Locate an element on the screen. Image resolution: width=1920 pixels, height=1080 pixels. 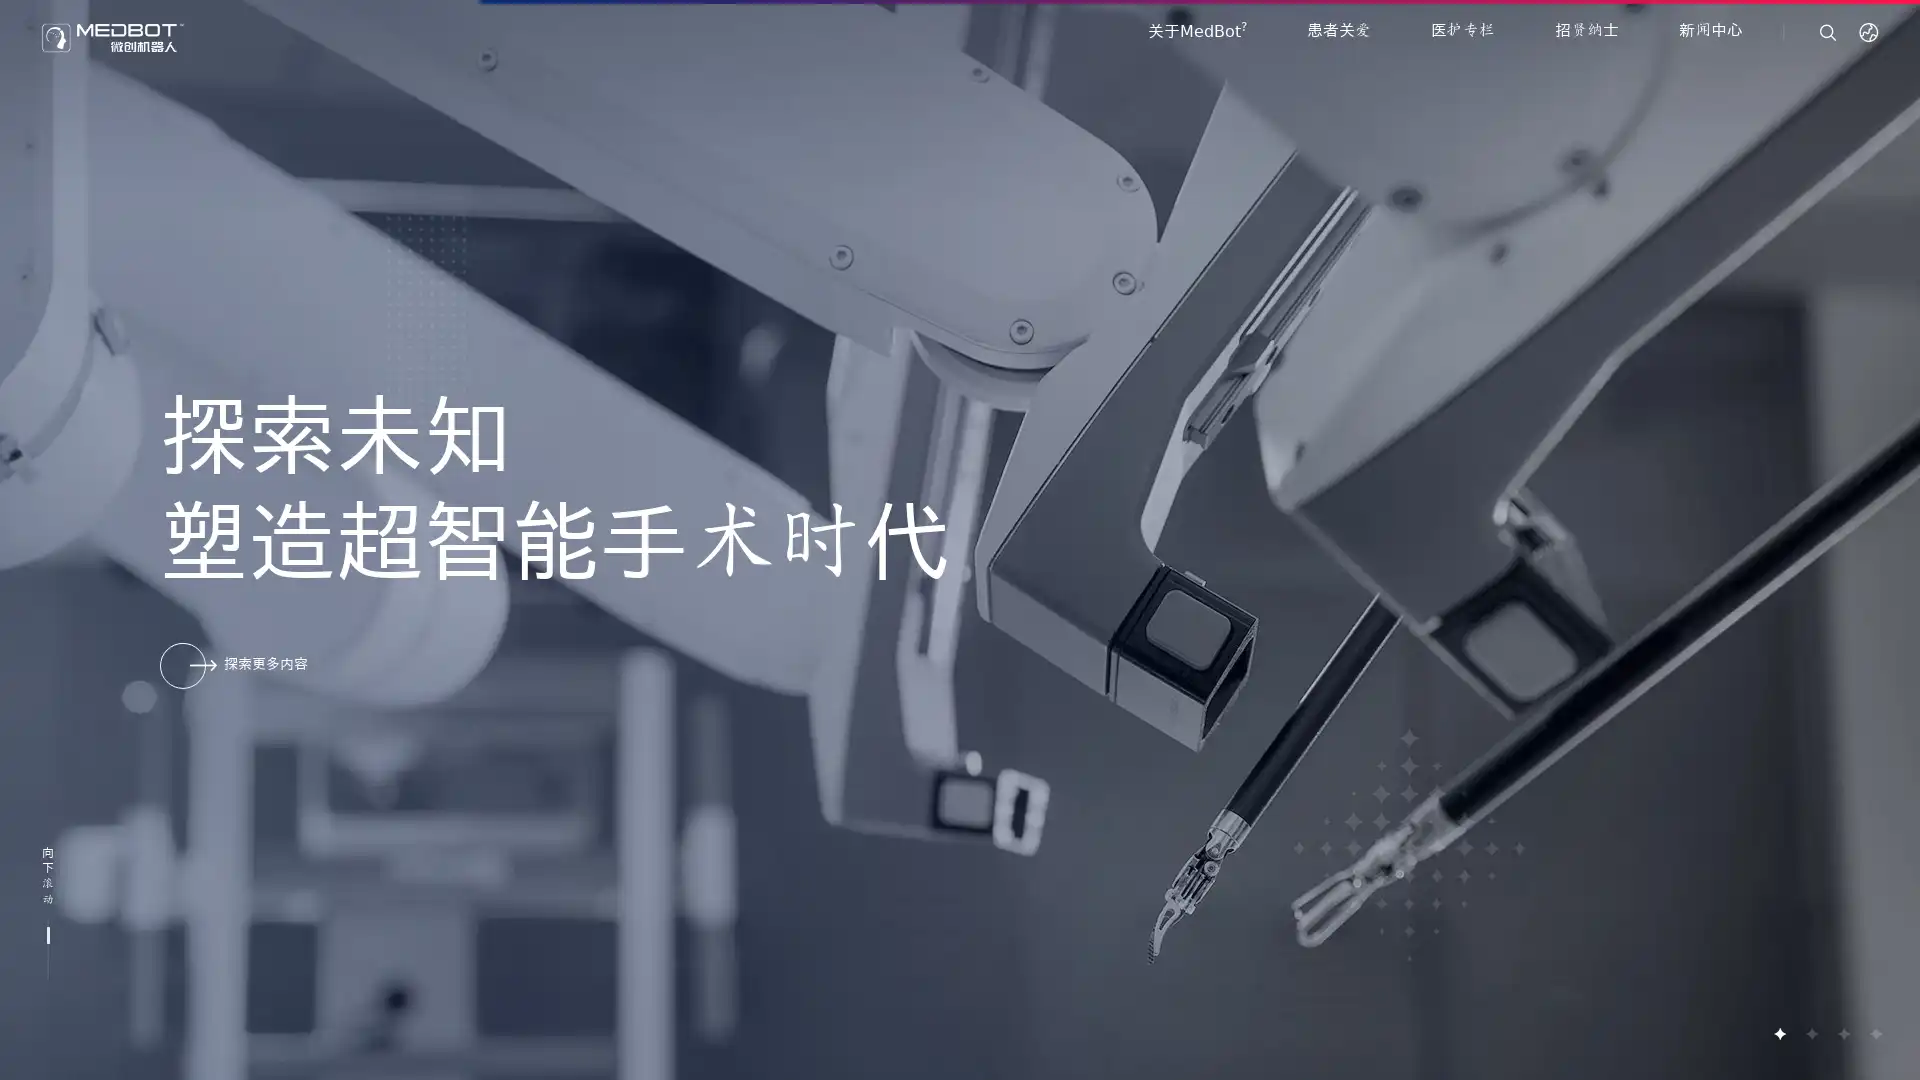
Go to slide 4 is located at coordinates (1874, 1033).